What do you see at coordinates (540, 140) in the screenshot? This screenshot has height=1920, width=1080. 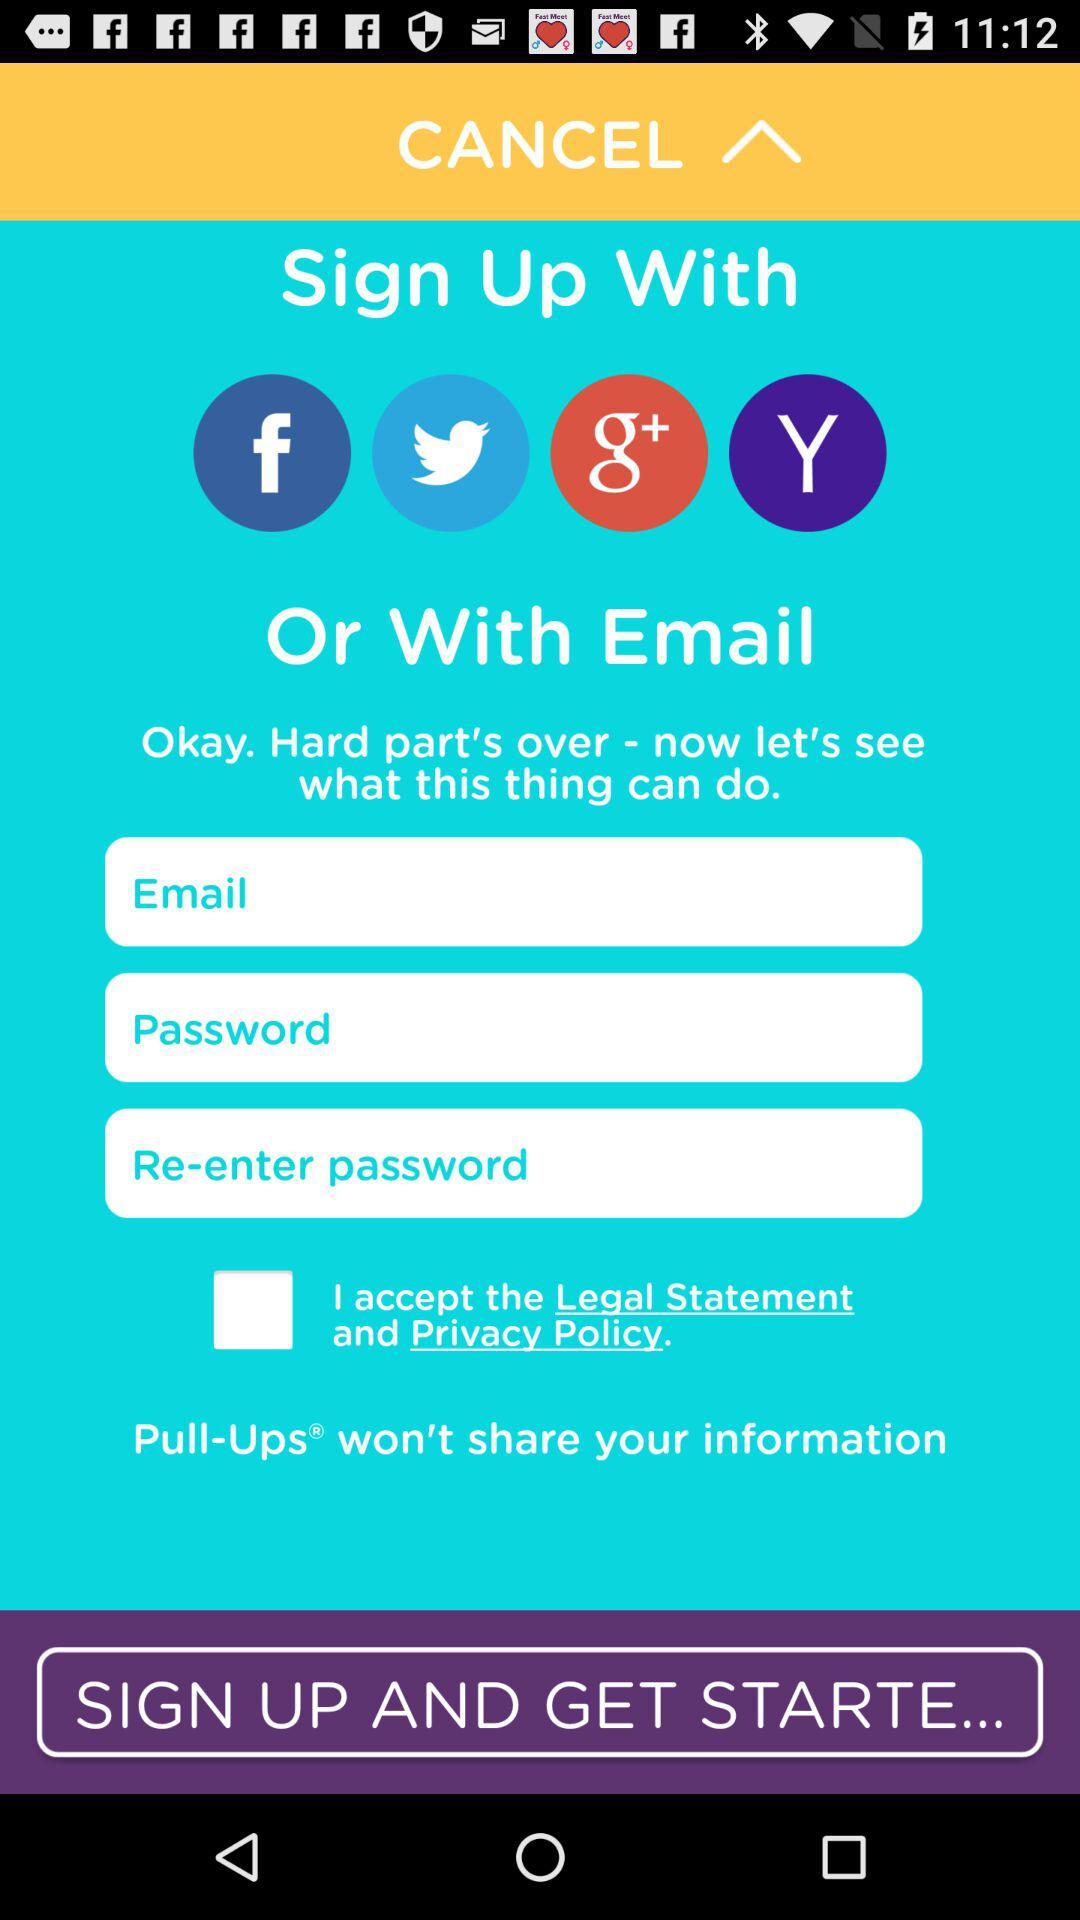 I see `cancel sign up` at bounding box center [540, 140].